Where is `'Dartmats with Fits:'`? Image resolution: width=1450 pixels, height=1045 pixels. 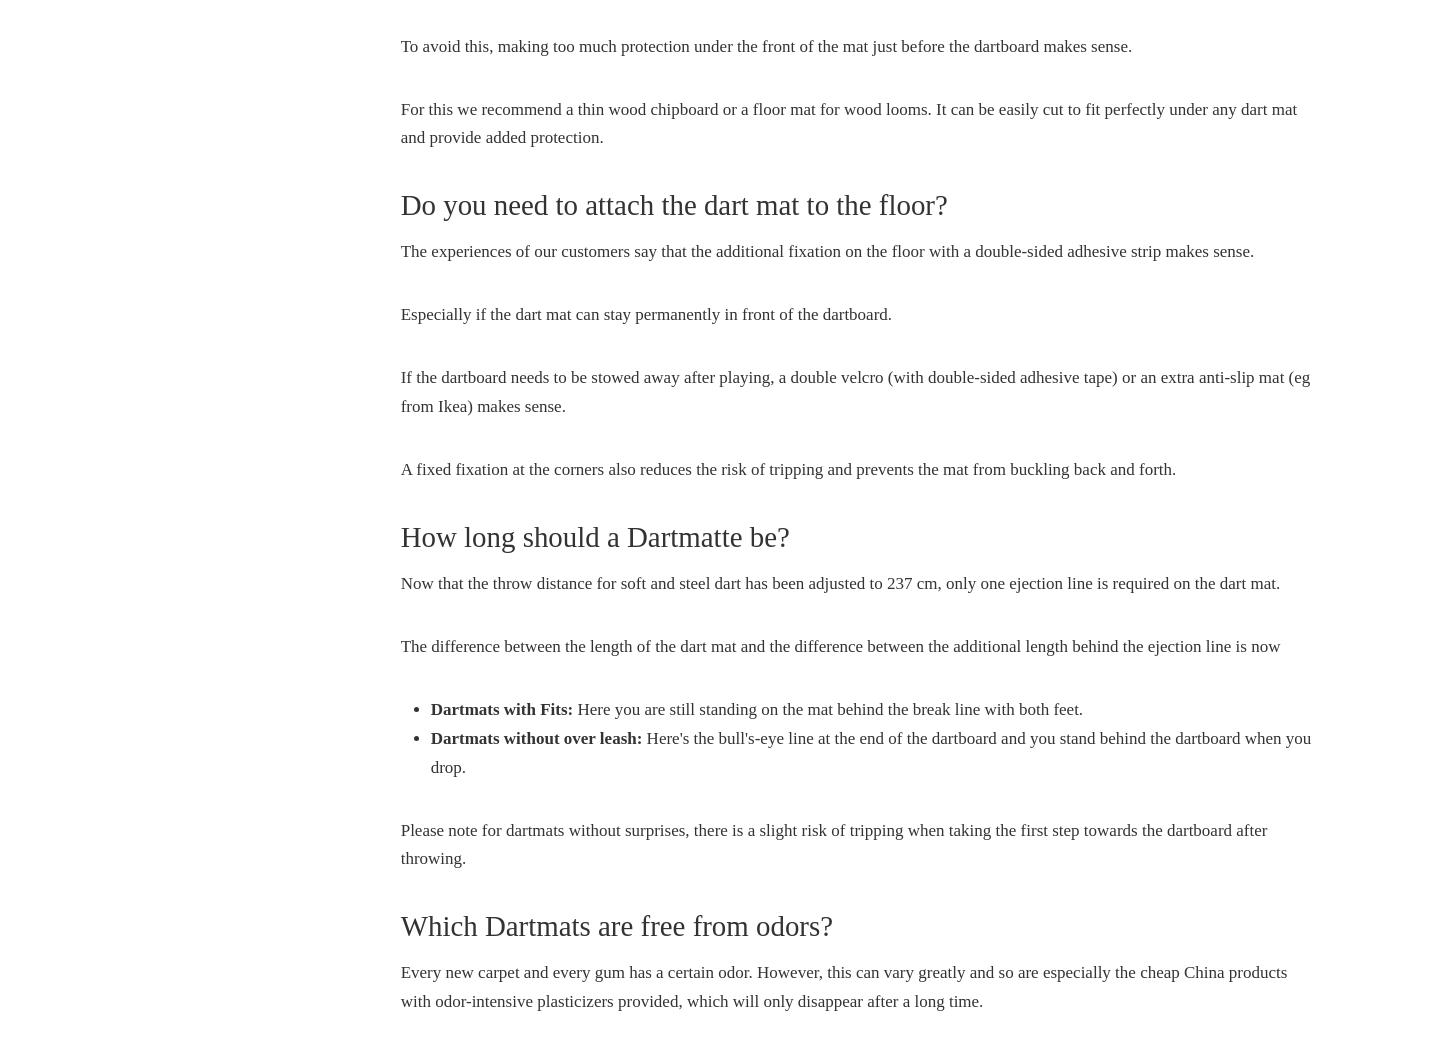
'Dartmats with Fits:' is located at coordinates (429, 707).